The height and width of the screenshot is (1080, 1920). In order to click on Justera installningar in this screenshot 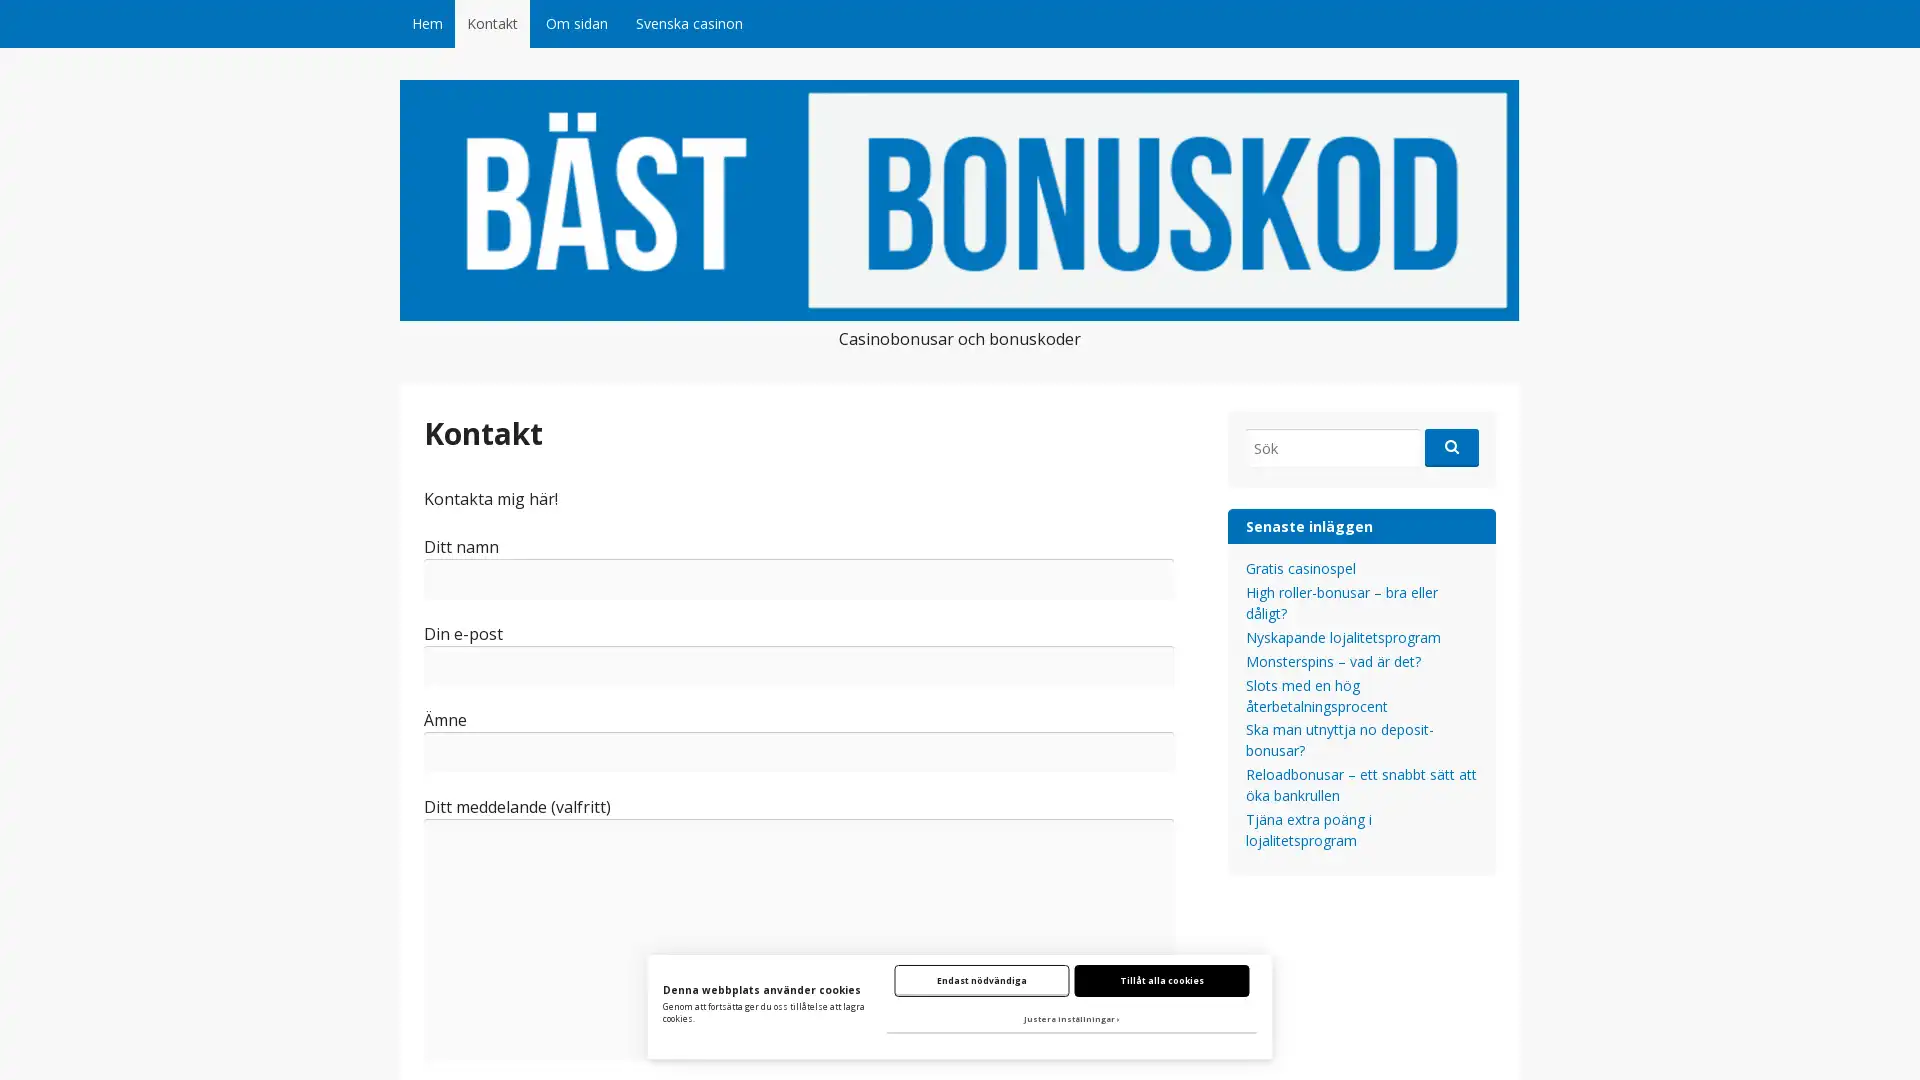, I will do `click(1070, 1019)`.